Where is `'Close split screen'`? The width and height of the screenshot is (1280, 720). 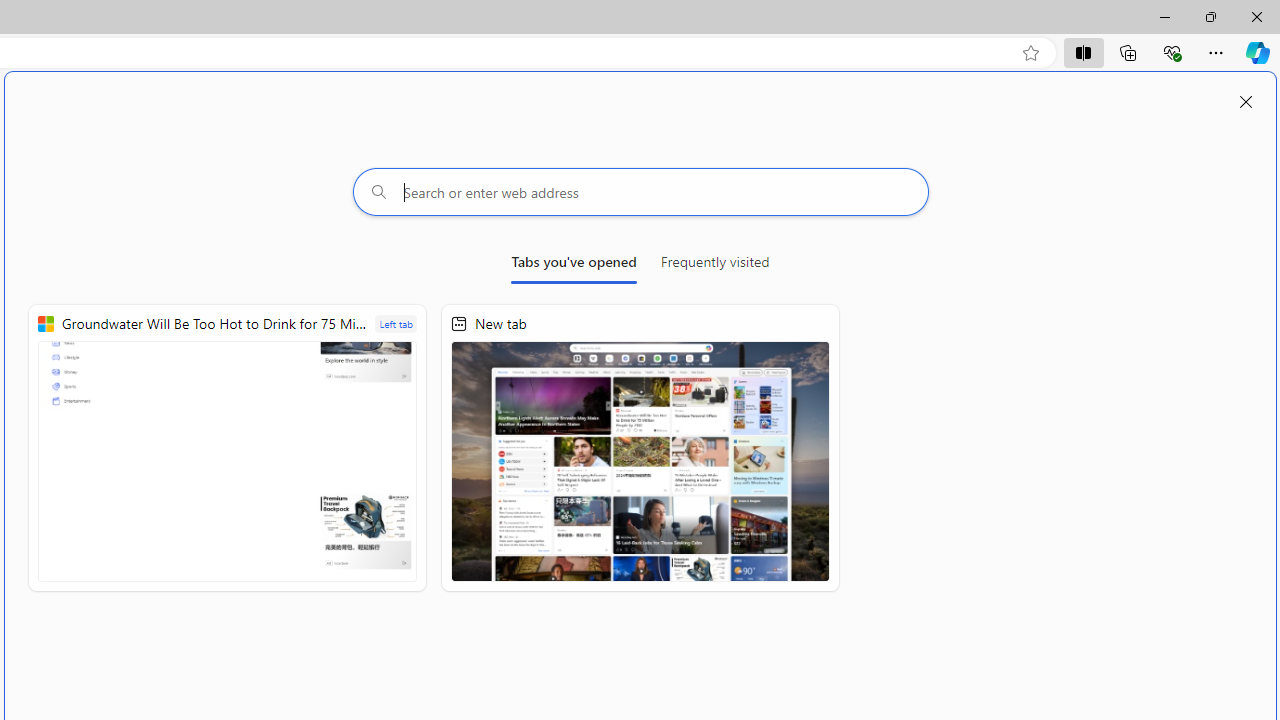
'Close split screen' is located at coordinates (1245, 102).